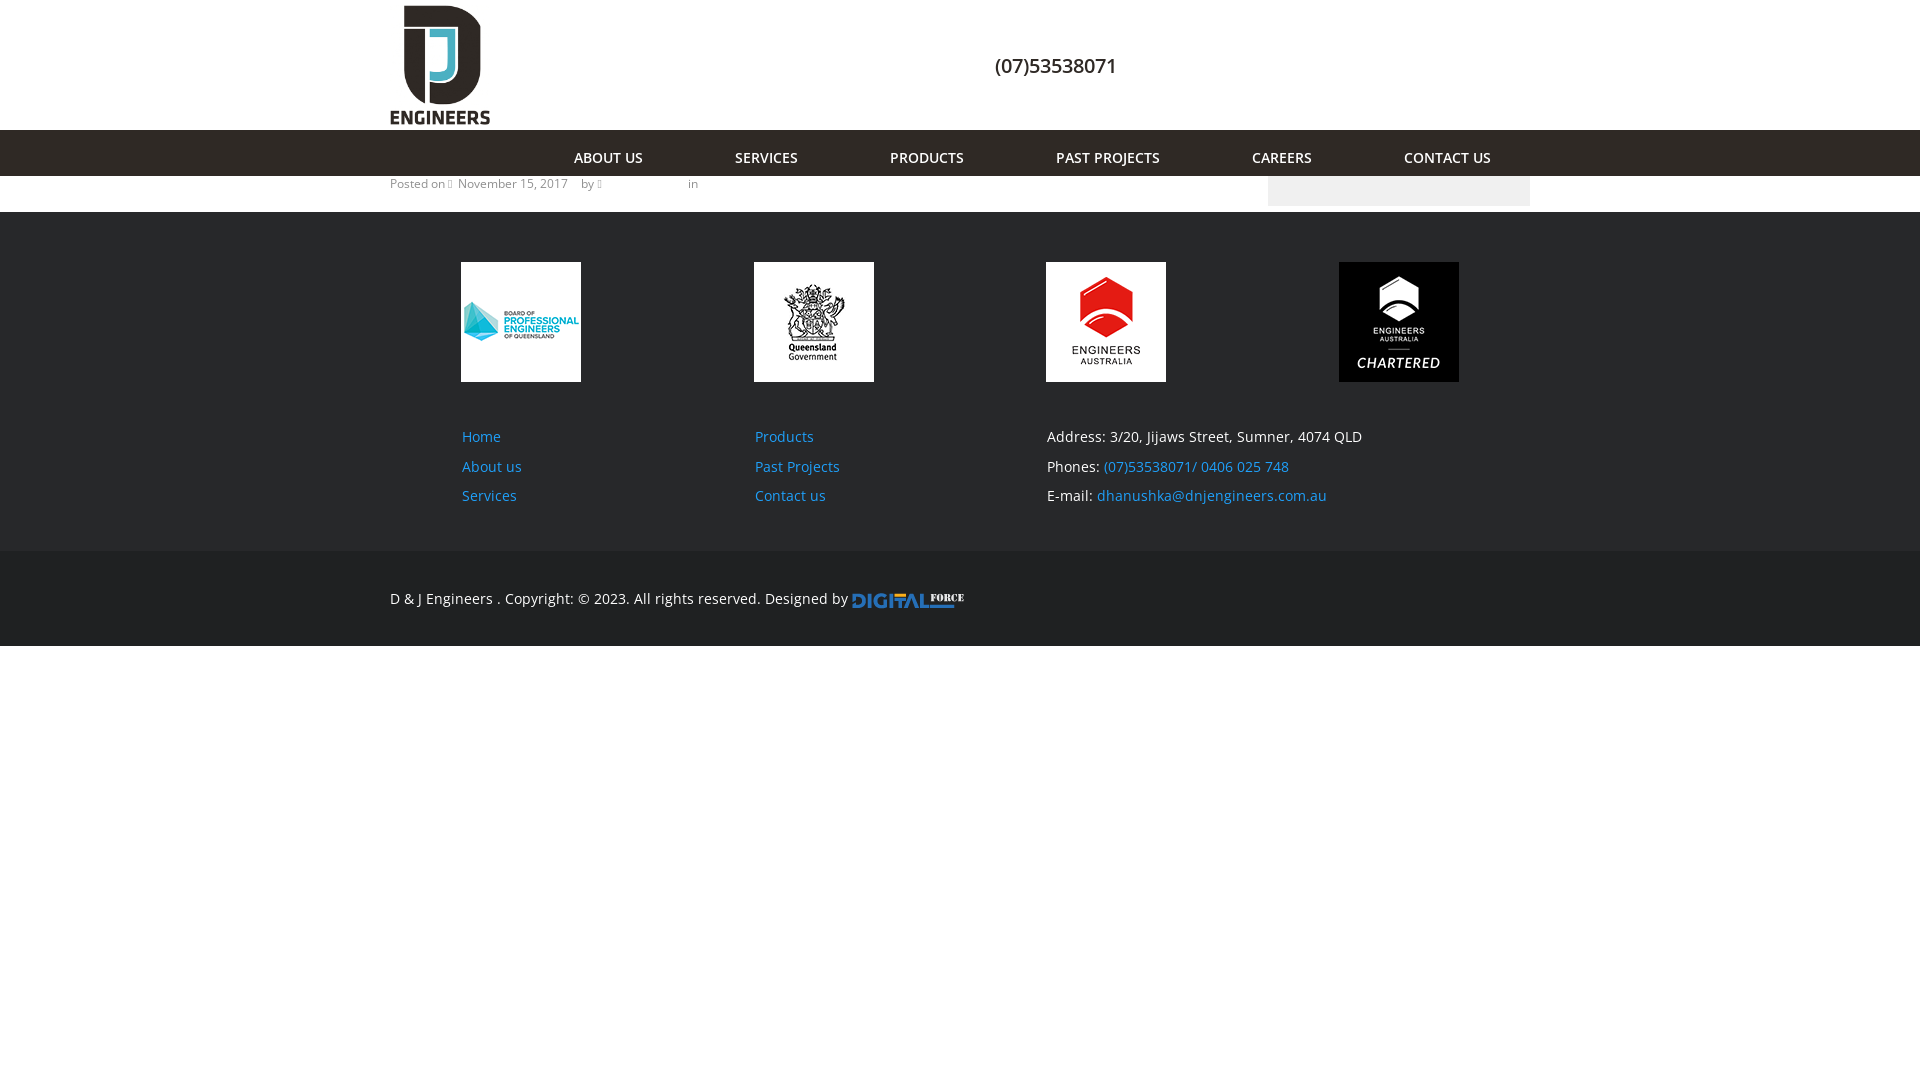 The height and width of the screenshot is (1080, 1920). I want to click on 'Home', so click(481, 435).